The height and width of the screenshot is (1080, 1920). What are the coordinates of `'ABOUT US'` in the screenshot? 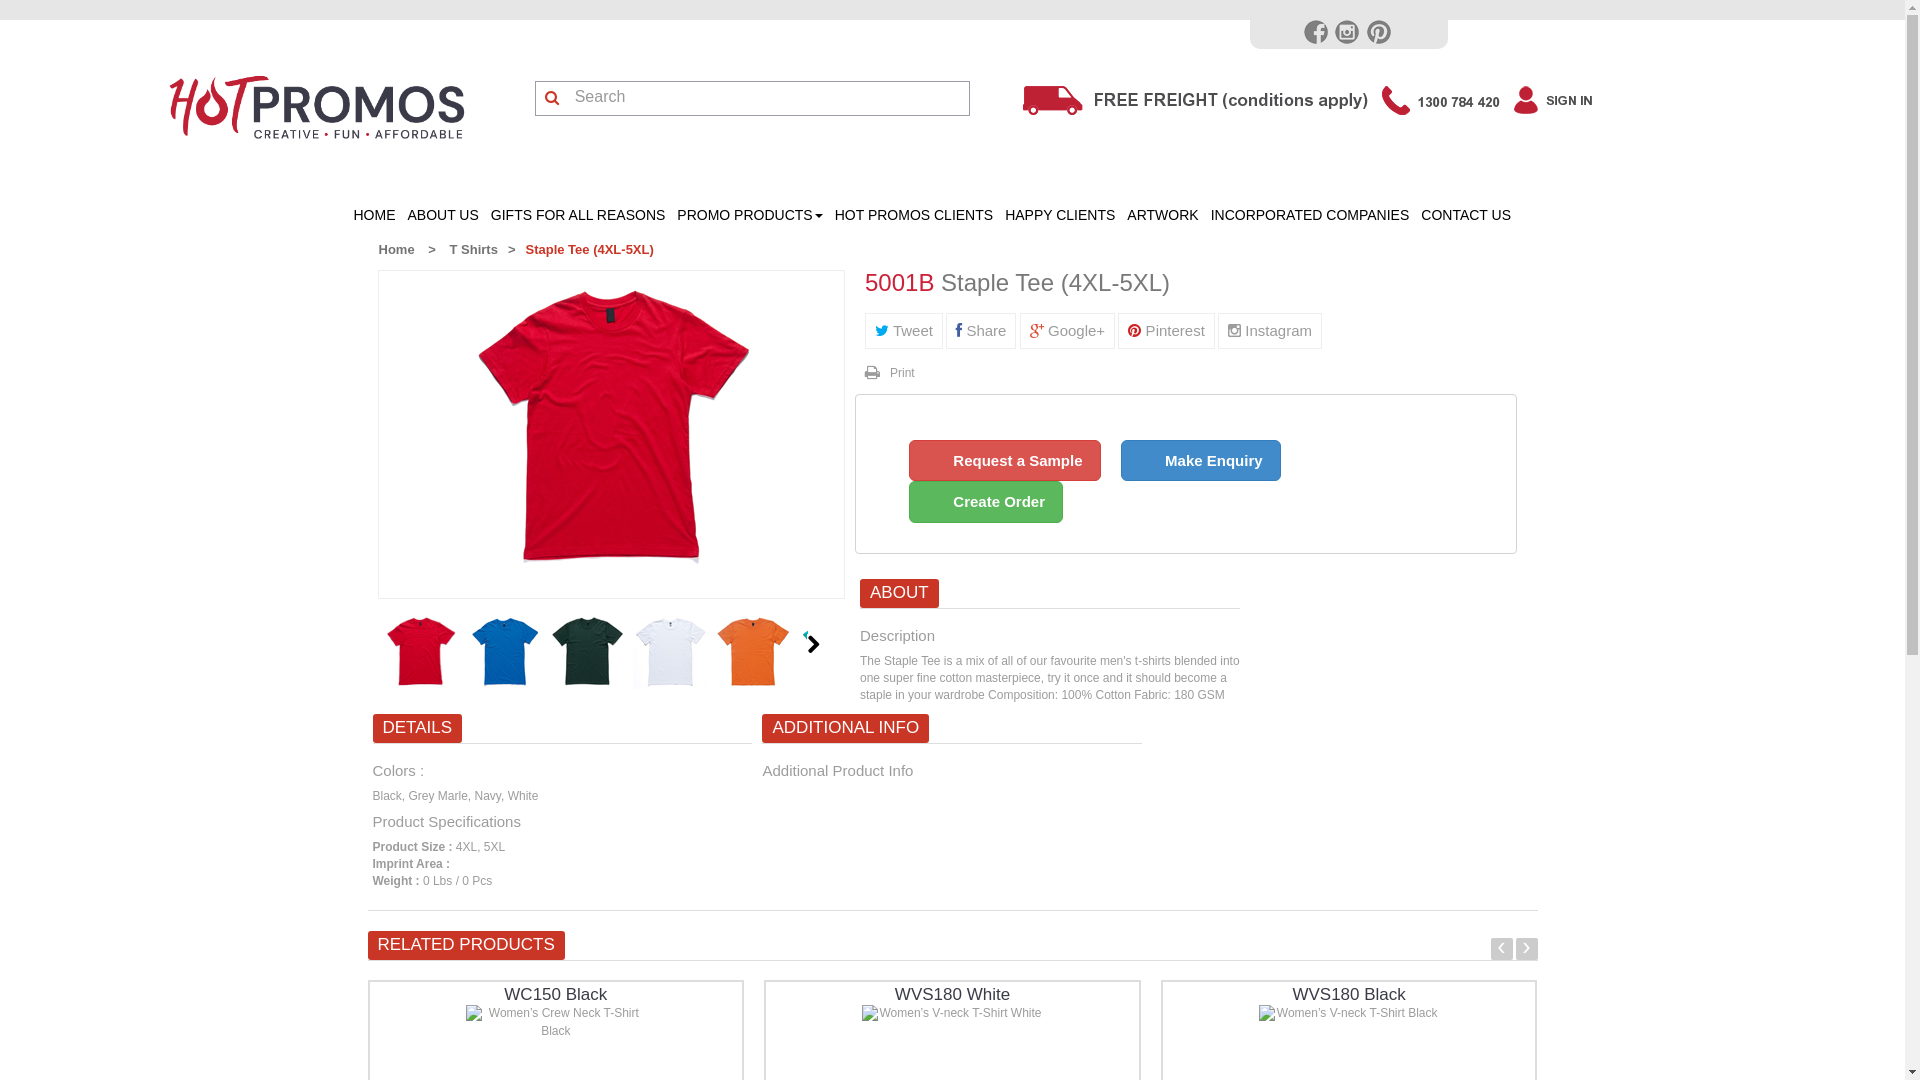 It's located at (442, 215).